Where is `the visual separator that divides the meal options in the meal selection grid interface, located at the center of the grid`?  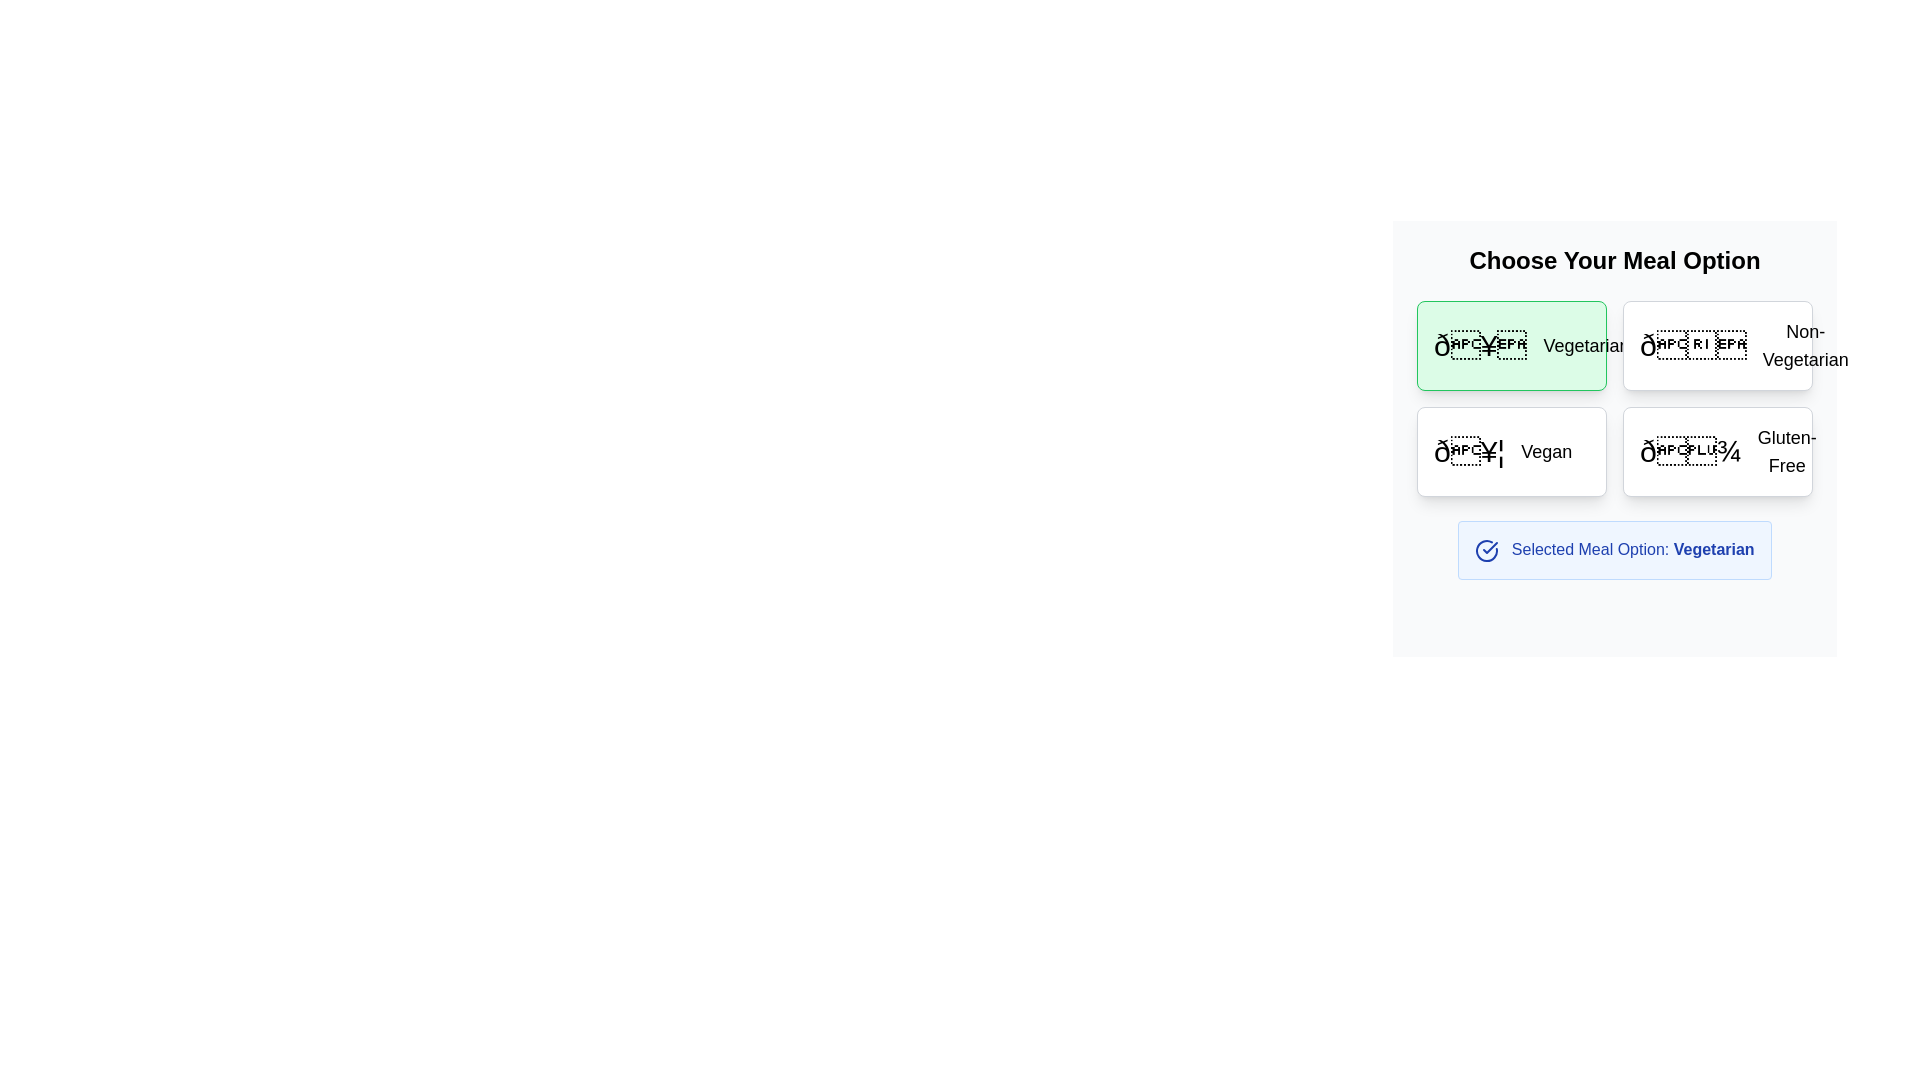 the visual separator that divides the meal options in the meal selection grid interface, located at the center of the grid is located at coordinates (1614, 426).